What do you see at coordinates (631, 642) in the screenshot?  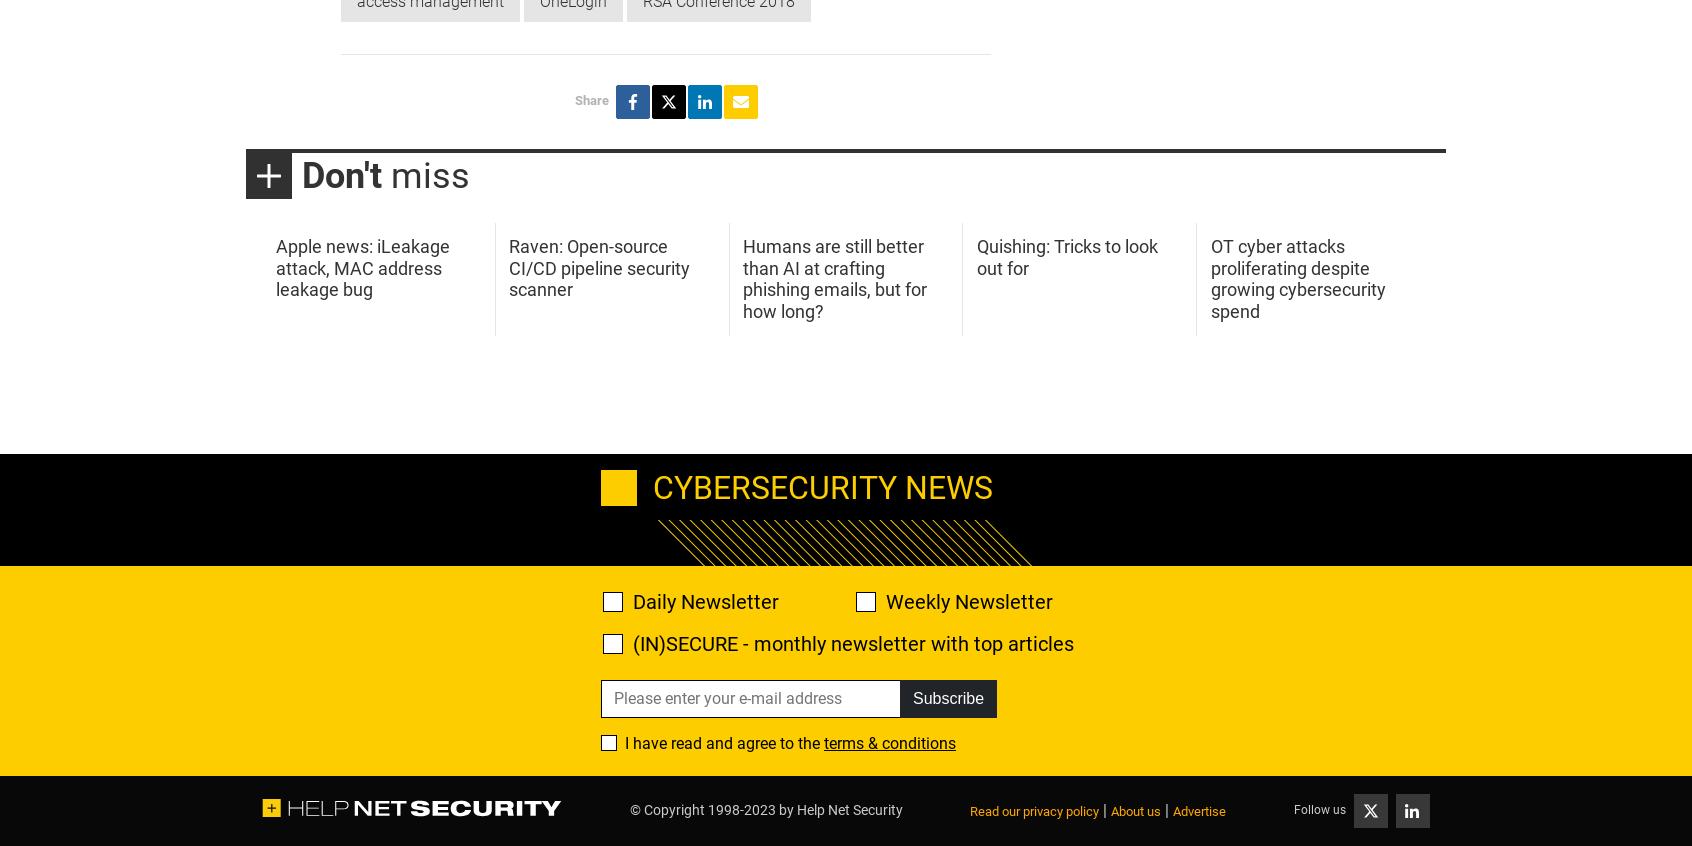 I see `'(IN)SECURE - monthly newsletter with top articles'` at bounding box center [631, 642].